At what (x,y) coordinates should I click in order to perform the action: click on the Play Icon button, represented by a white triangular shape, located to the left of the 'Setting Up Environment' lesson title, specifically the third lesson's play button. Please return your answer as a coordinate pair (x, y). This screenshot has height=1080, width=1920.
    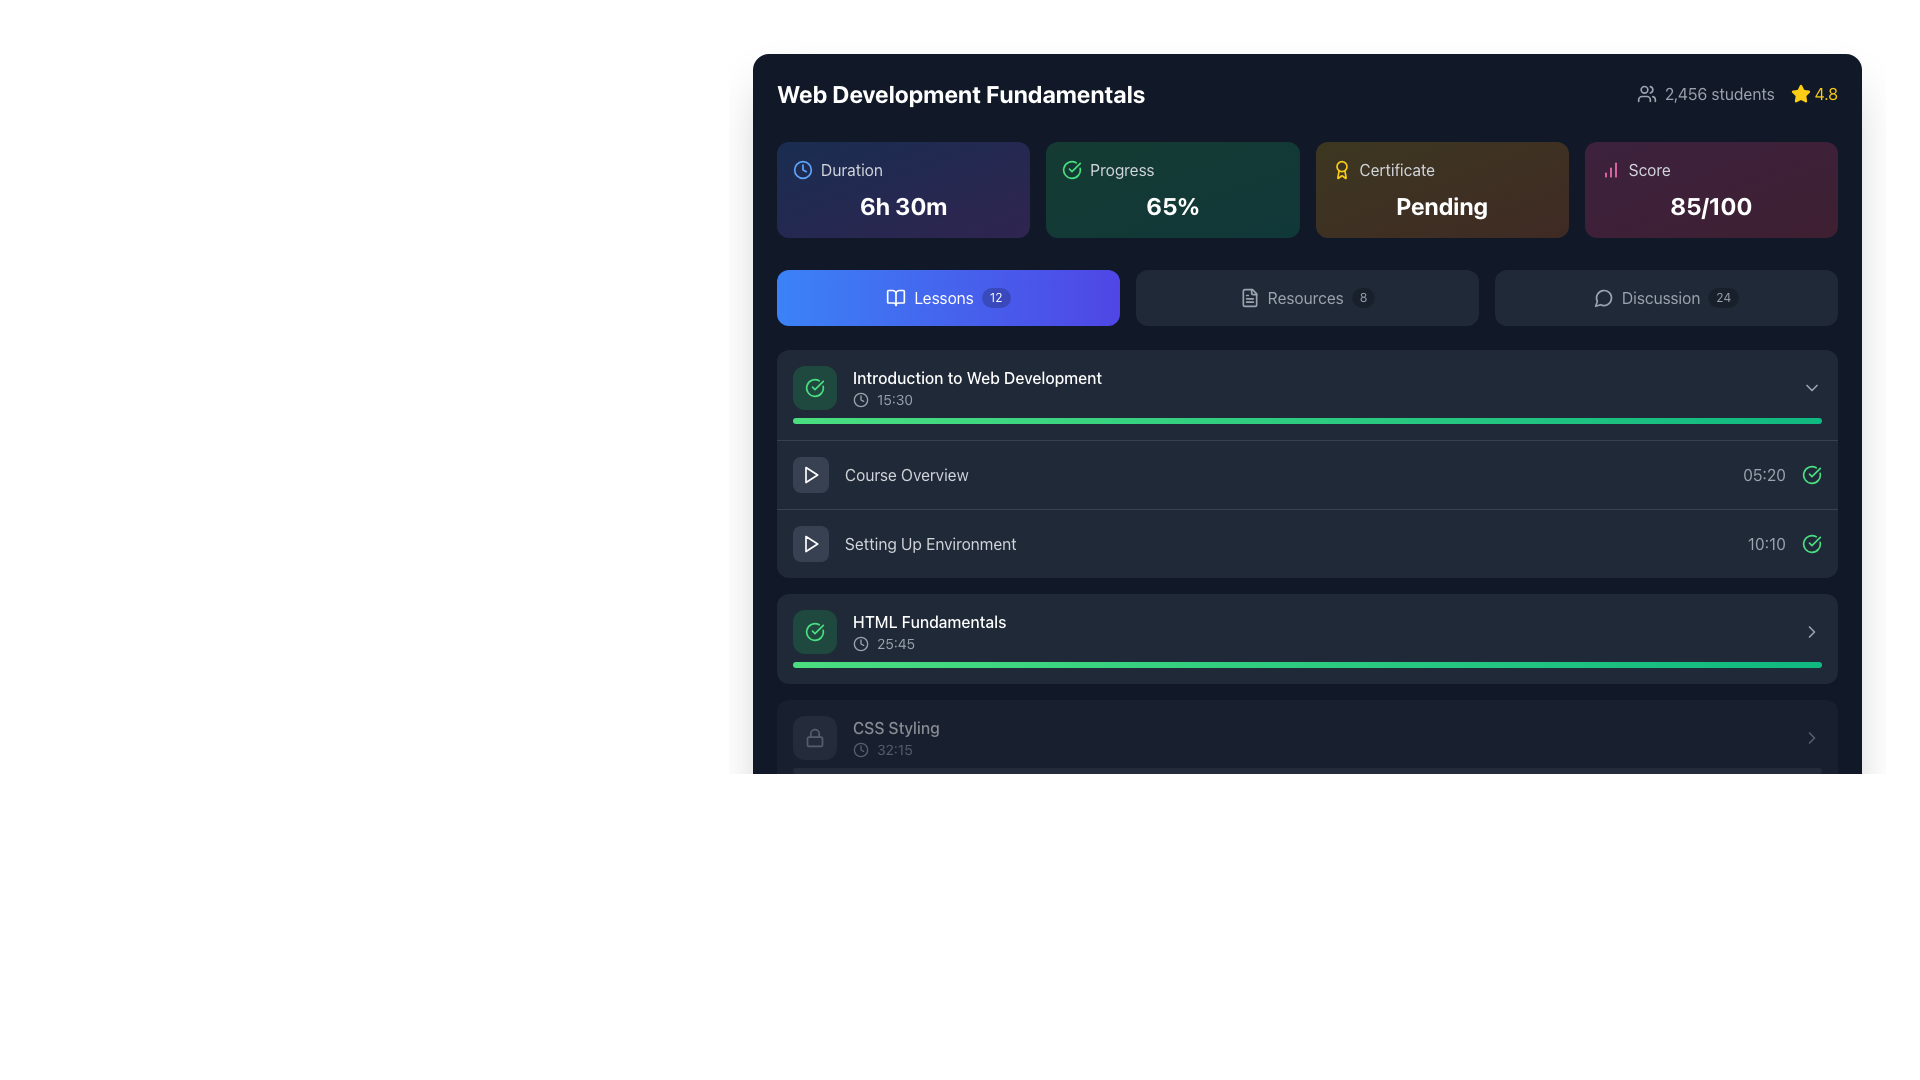
    Looking at the image, I should click on (811, 543).